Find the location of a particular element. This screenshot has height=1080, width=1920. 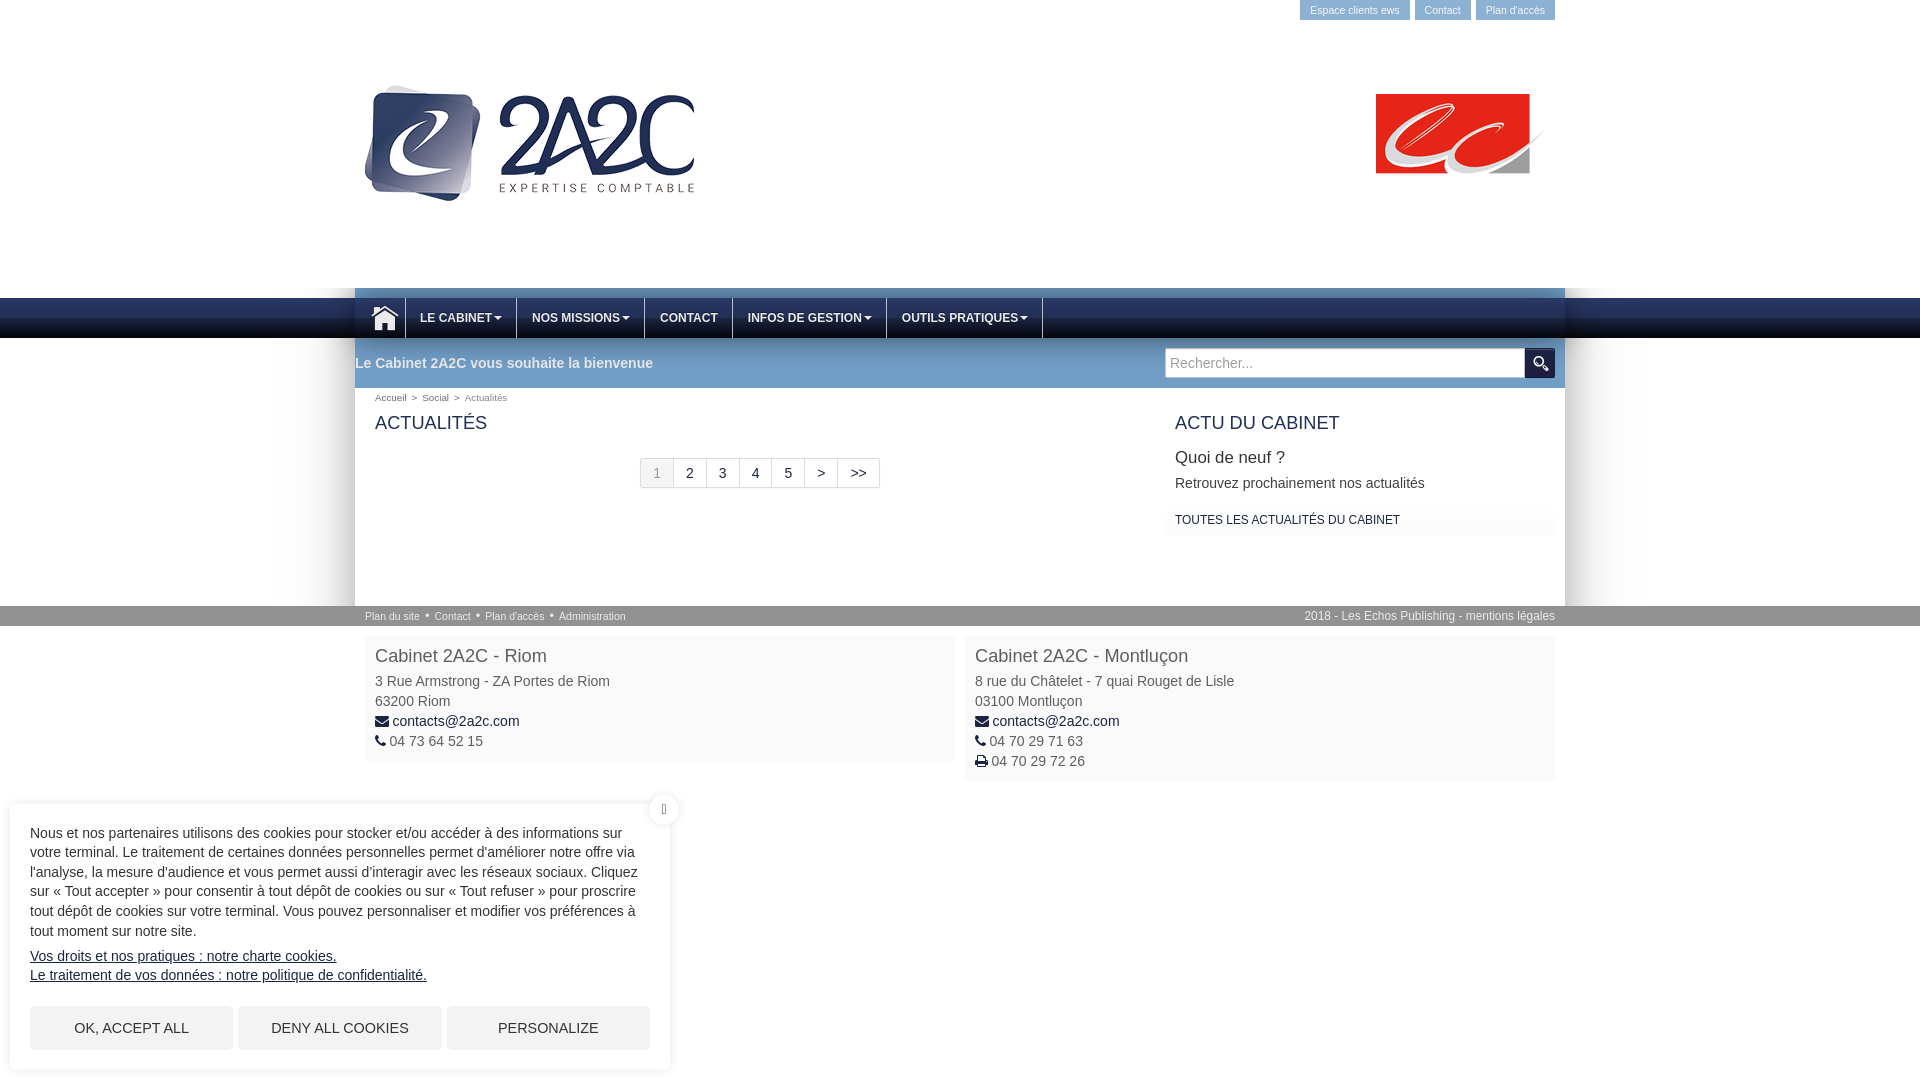

'Fax' is located at coordinates (983, 760).